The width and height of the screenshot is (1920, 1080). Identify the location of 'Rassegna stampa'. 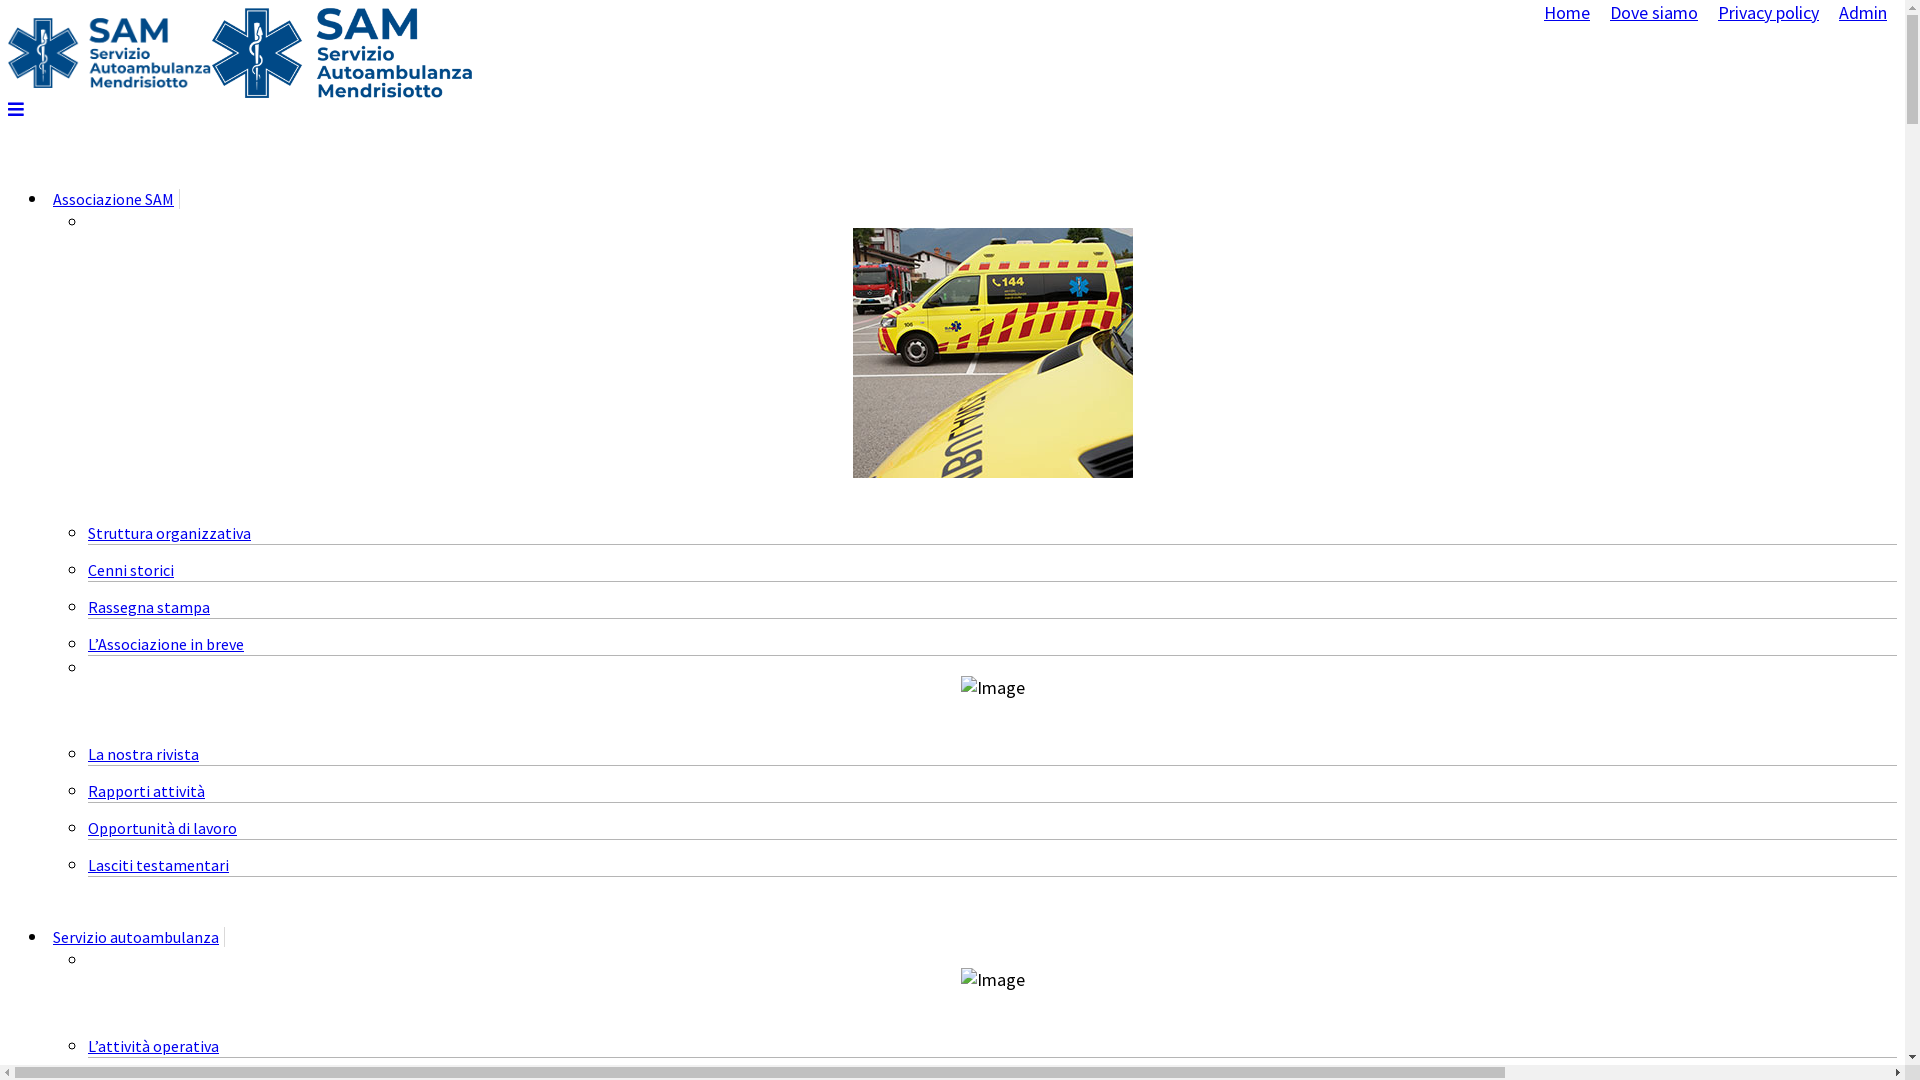
(86, 605).